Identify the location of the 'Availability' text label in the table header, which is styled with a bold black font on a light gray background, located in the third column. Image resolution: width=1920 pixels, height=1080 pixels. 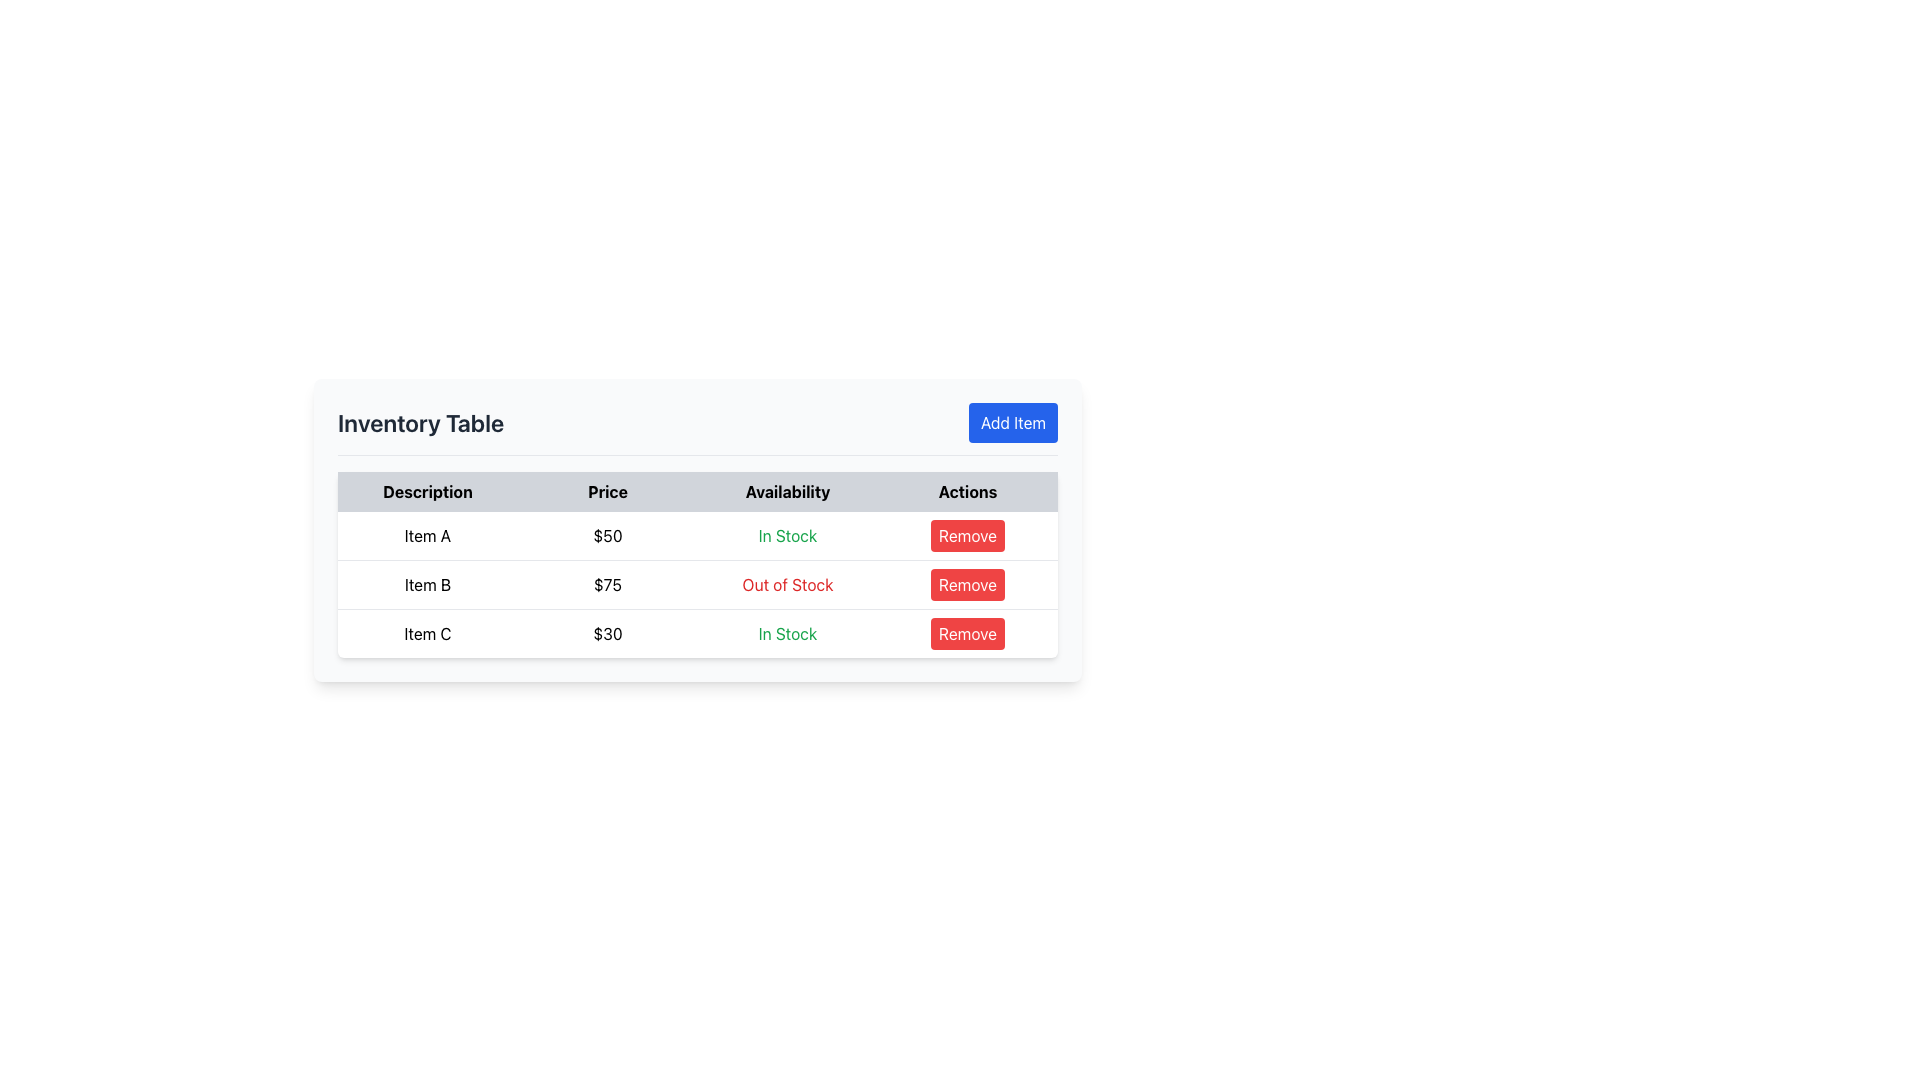
(786, 492).